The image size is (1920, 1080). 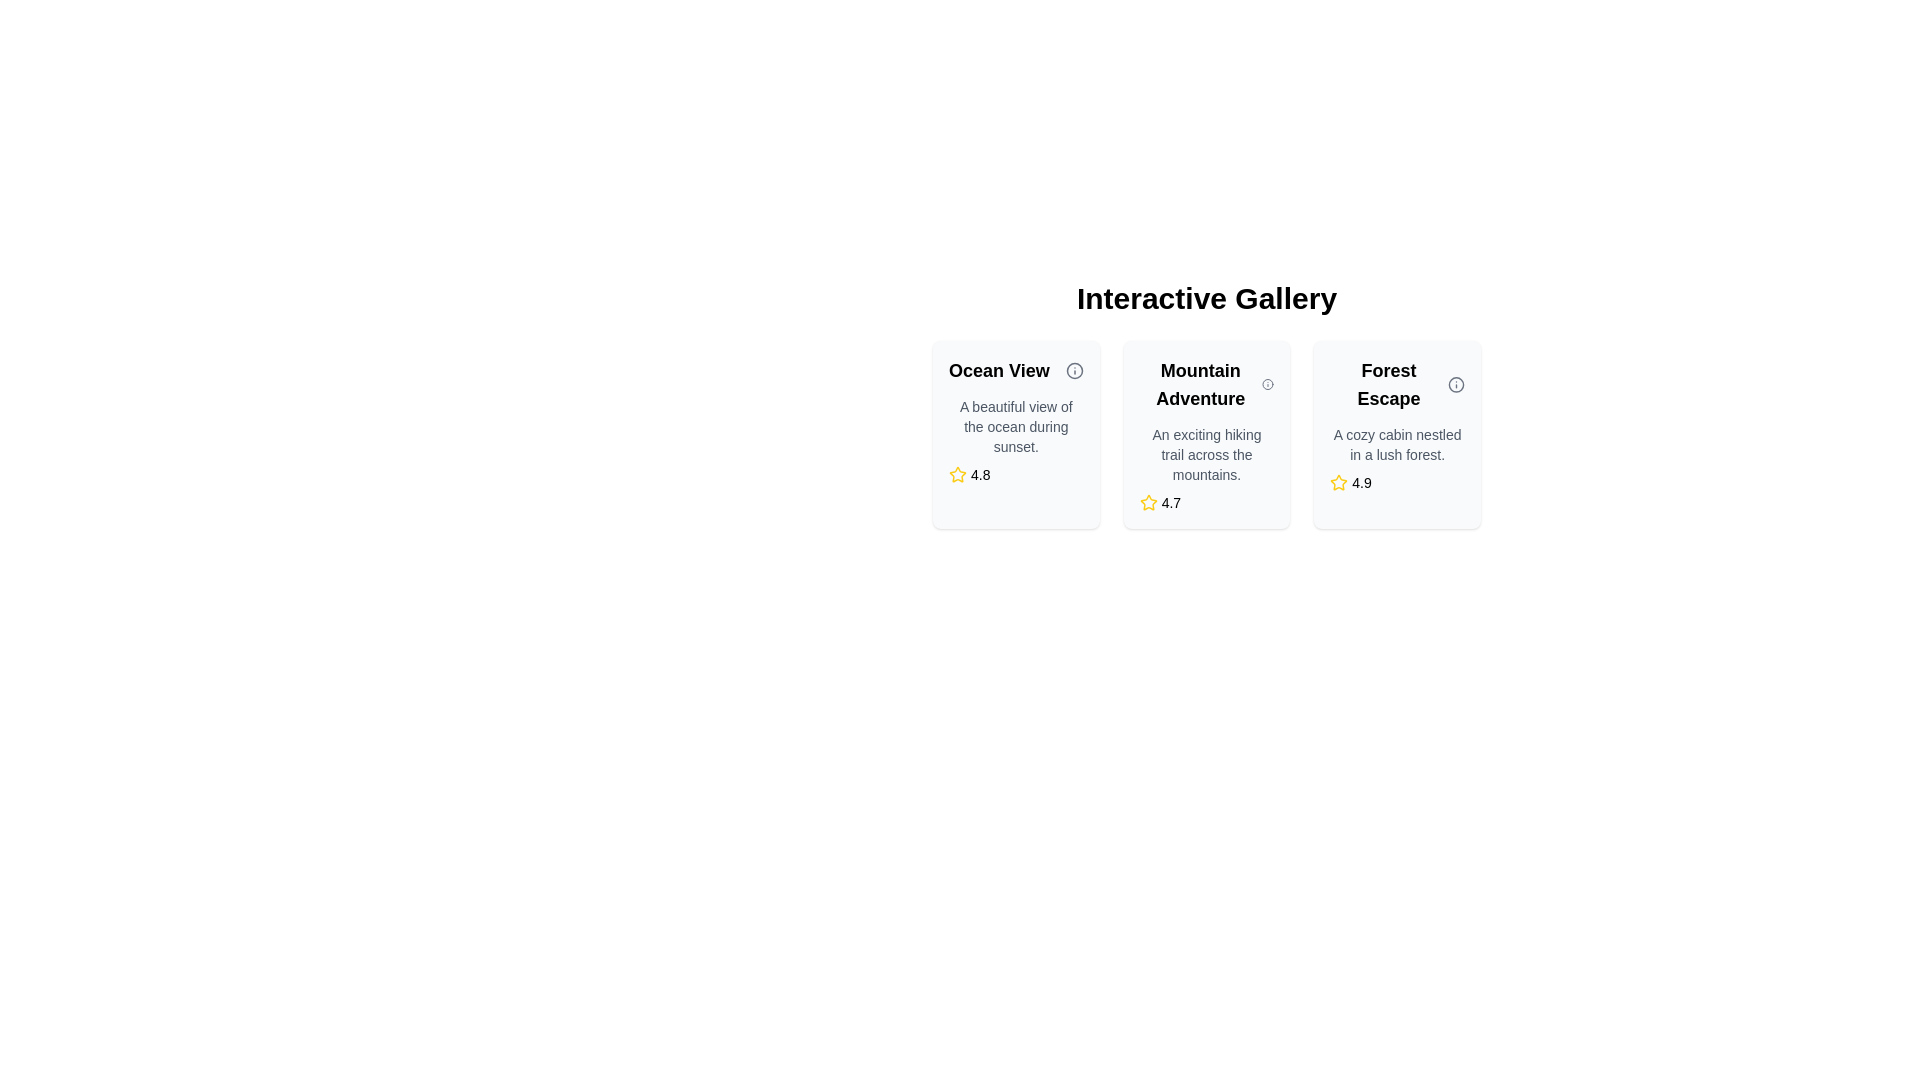 What do you see at coordinates (1073, 370) in the screenshot?
I see `the information icon located to the right of the 'Ocean View' text in the Ocean View card` at bounding box center [1073, 370].